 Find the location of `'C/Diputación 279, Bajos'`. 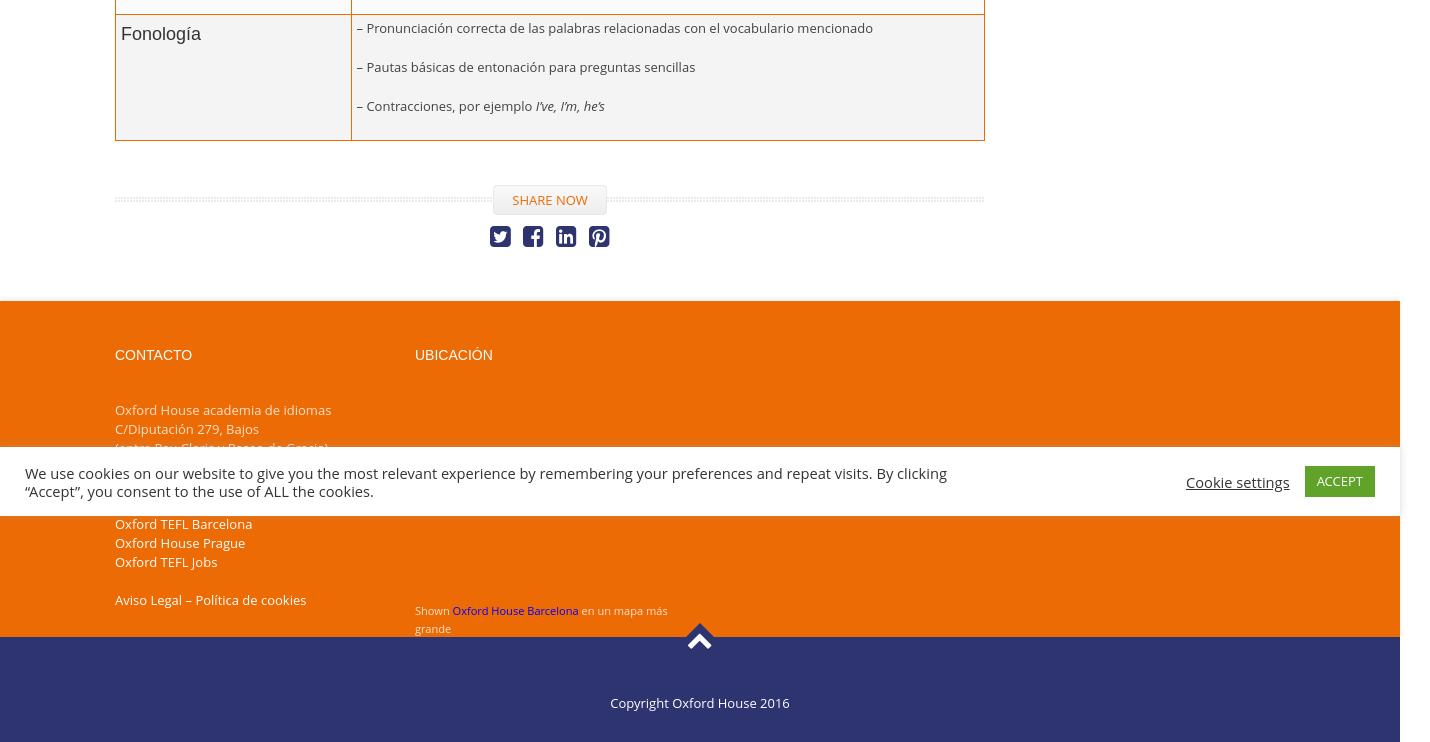

'C/Diputación 279, Bajos' is located at coordinates (186, 426).